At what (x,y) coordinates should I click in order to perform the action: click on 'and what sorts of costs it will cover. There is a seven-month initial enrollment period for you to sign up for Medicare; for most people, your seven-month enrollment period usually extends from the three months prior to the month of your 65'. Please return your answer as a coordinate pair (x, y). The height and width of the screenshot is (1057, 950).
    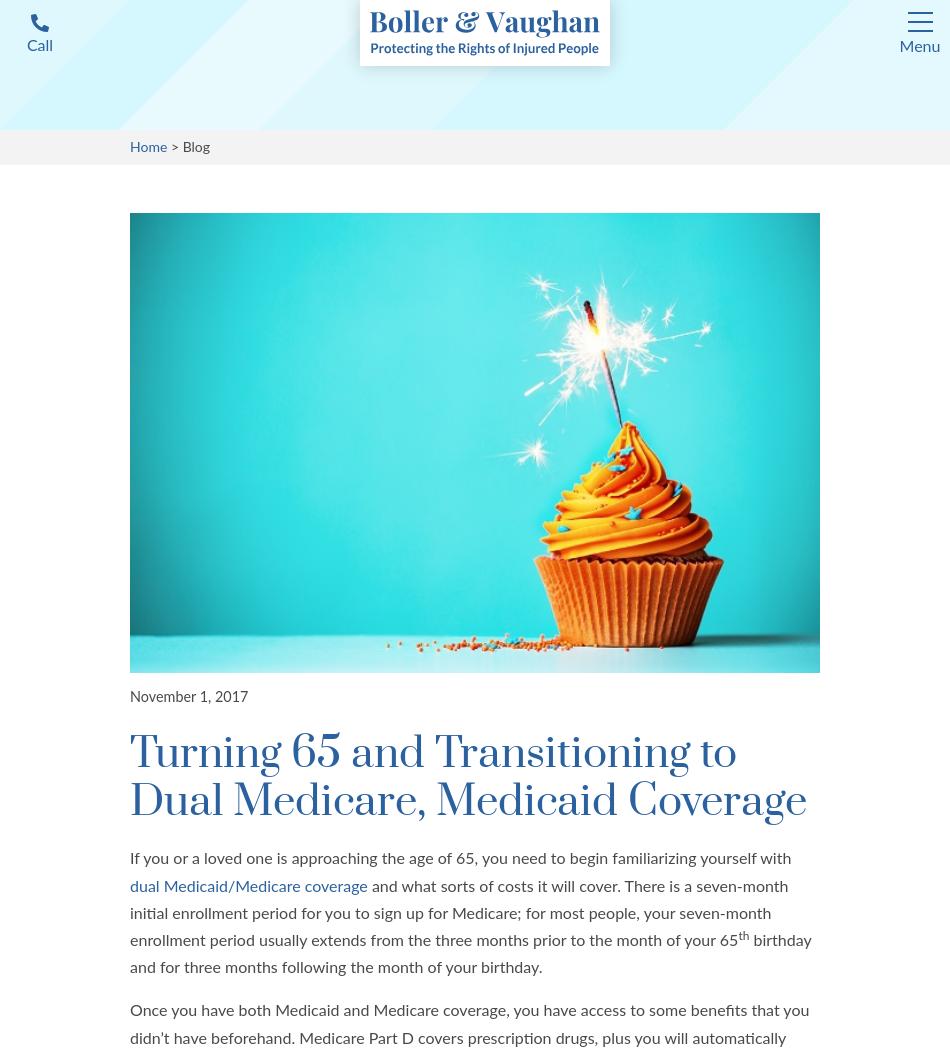
    Looking at the image, I should click on (458, 913).